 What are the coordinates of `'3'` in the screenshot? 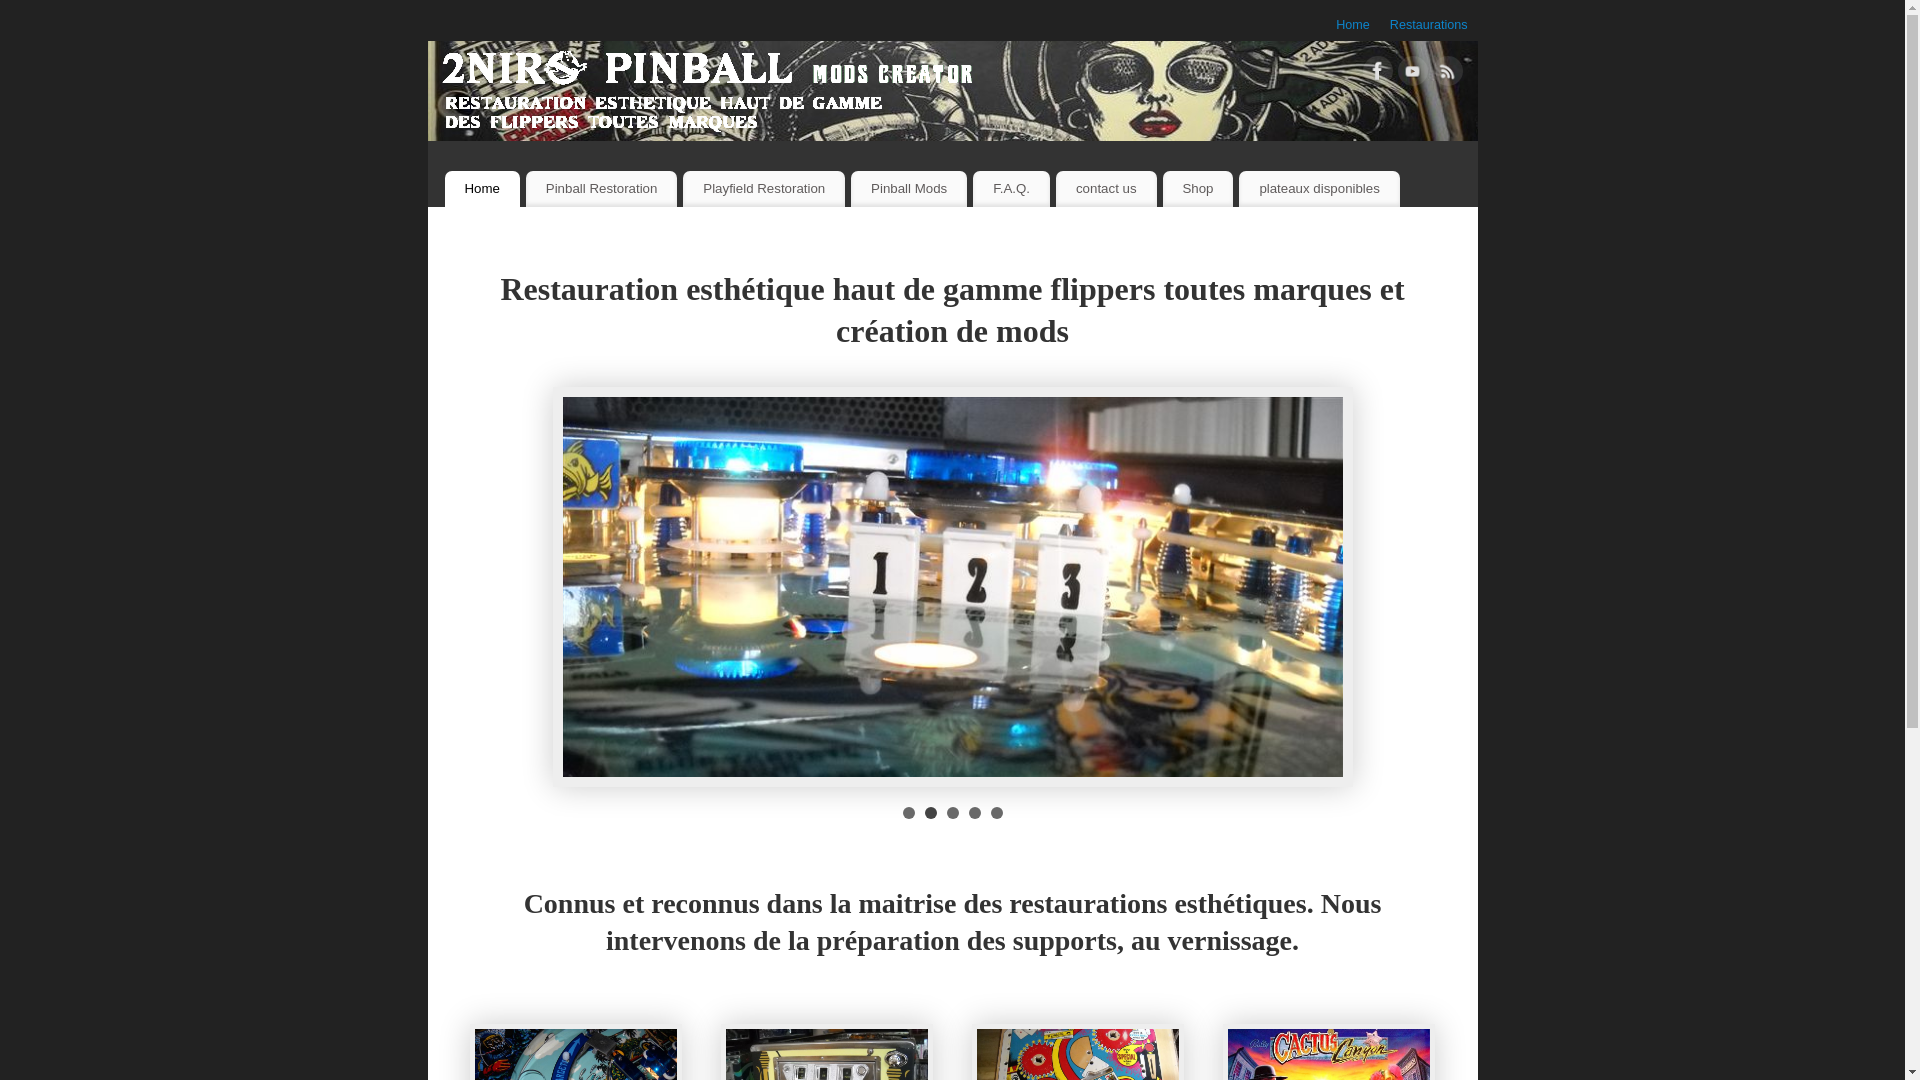 It's located at (950, 813).